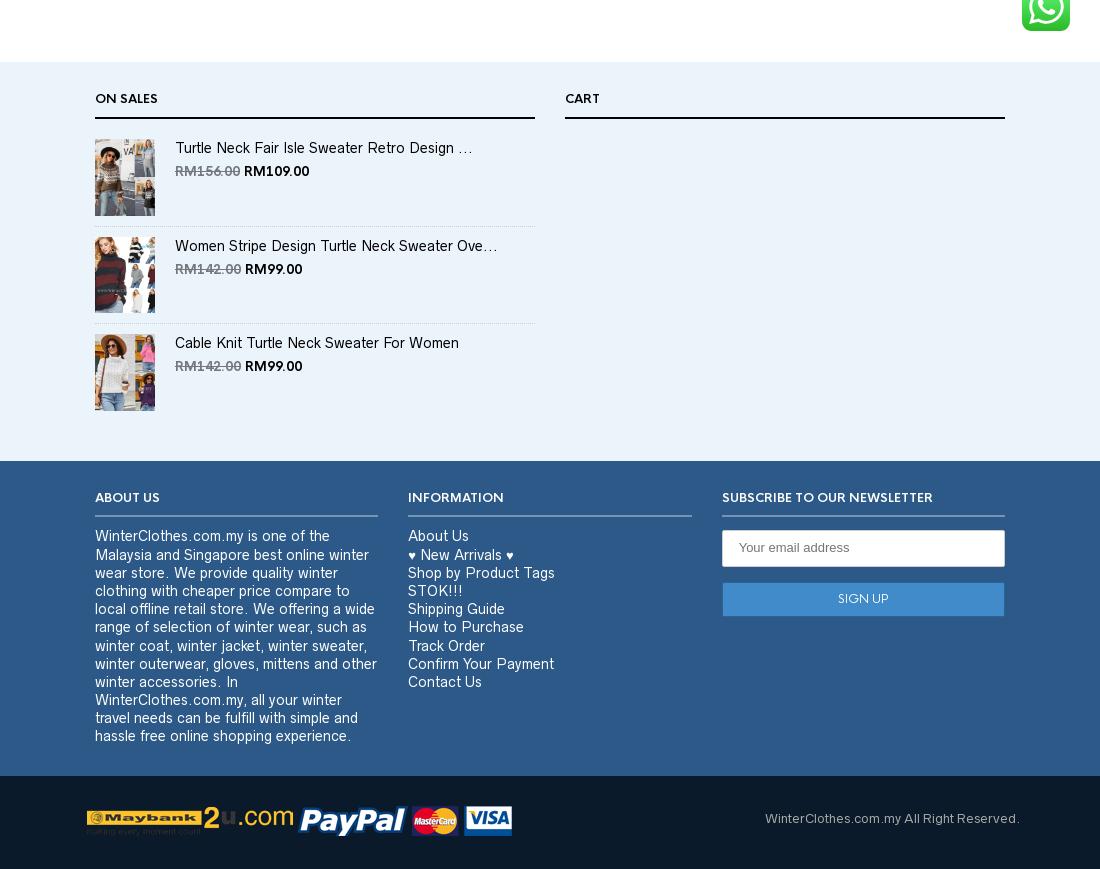 The width and height of the screenshot is (1100, 869). Describe the element at coordinates (218, 208) in the screenshot. I see `'156.00'` at that location.